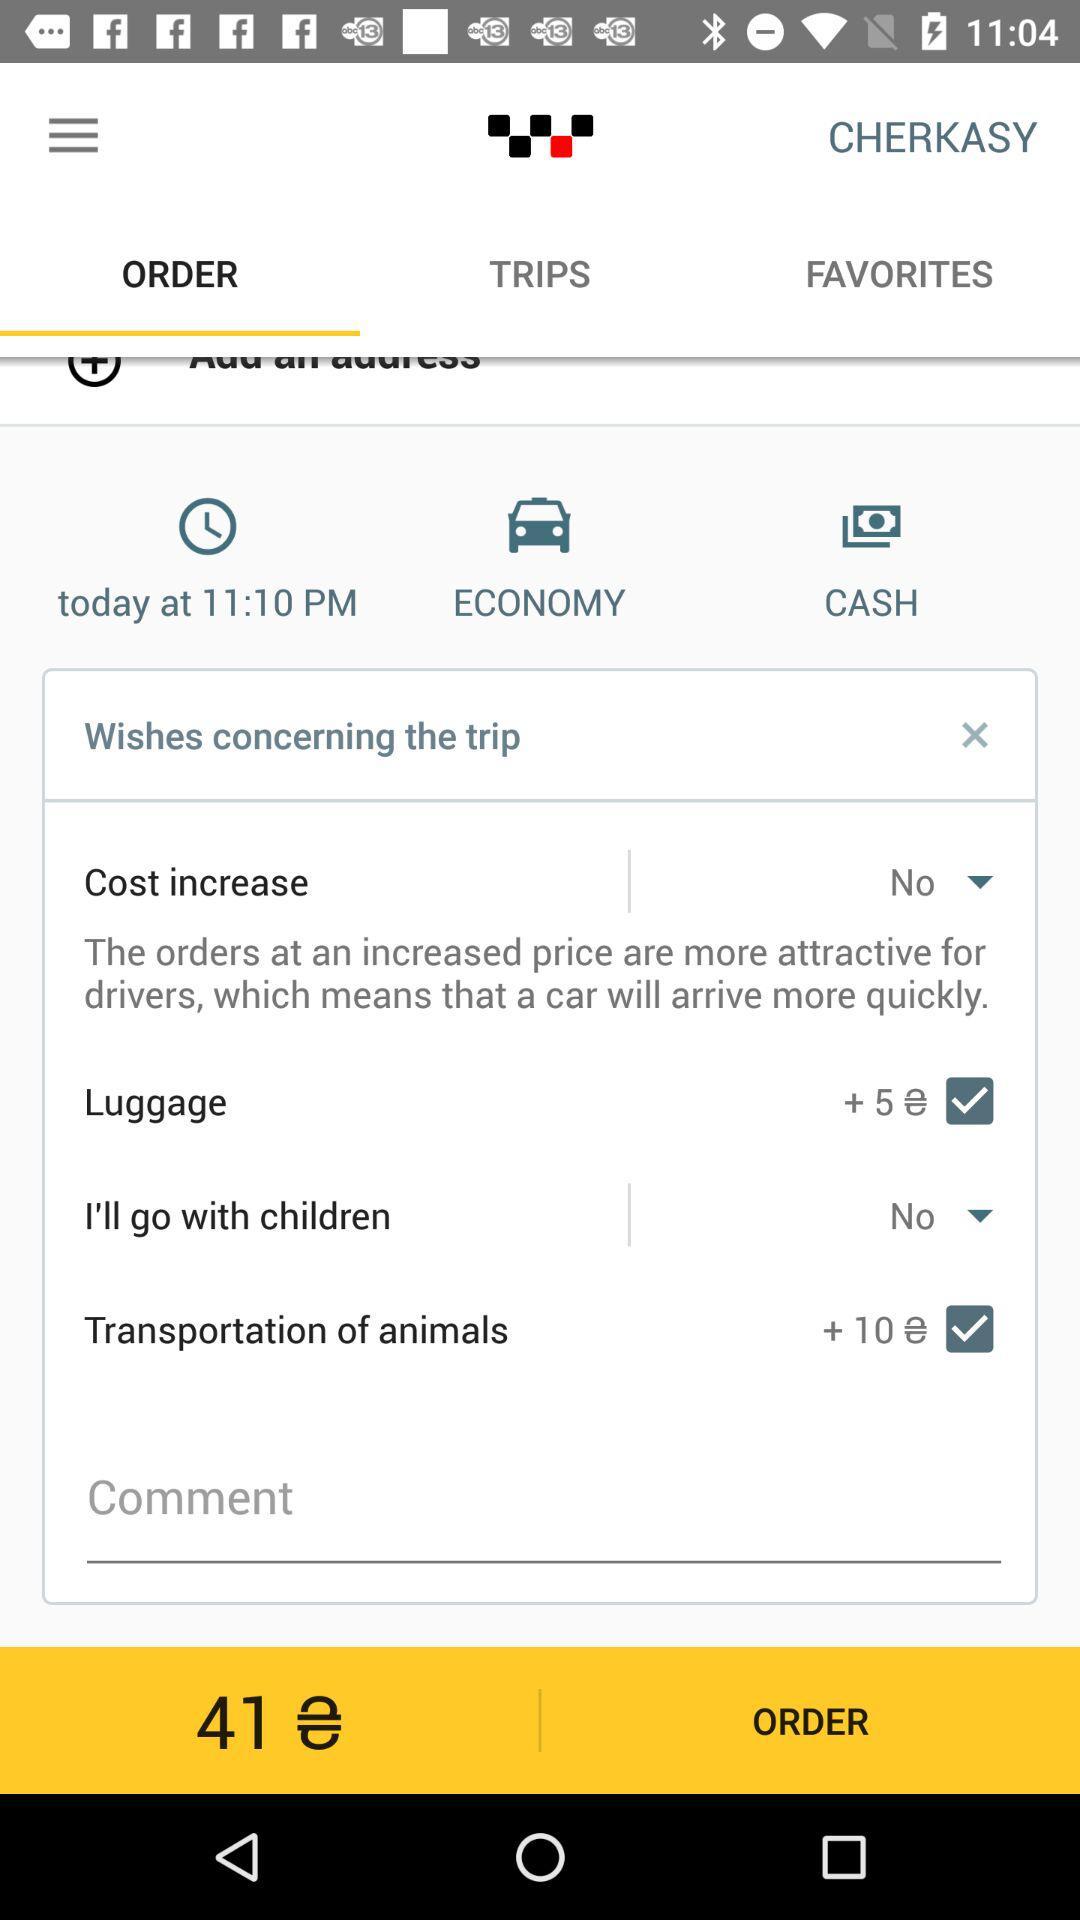 The image size is (1080, 1920). Describe the element at coordinates (933, 135) in the screenshot. I see `cherkasy item` at that location.